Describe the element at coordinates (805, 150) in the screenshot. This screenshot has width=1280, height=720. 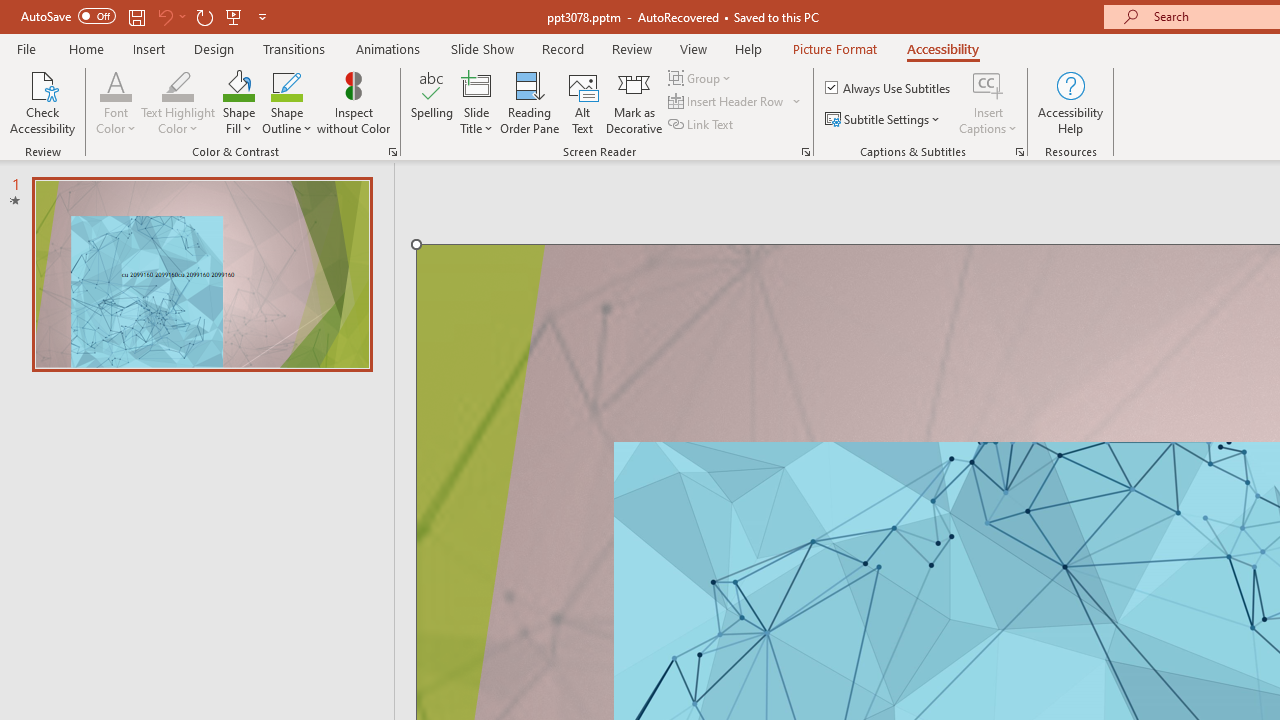
I see `'Screen Reader'` at that location.